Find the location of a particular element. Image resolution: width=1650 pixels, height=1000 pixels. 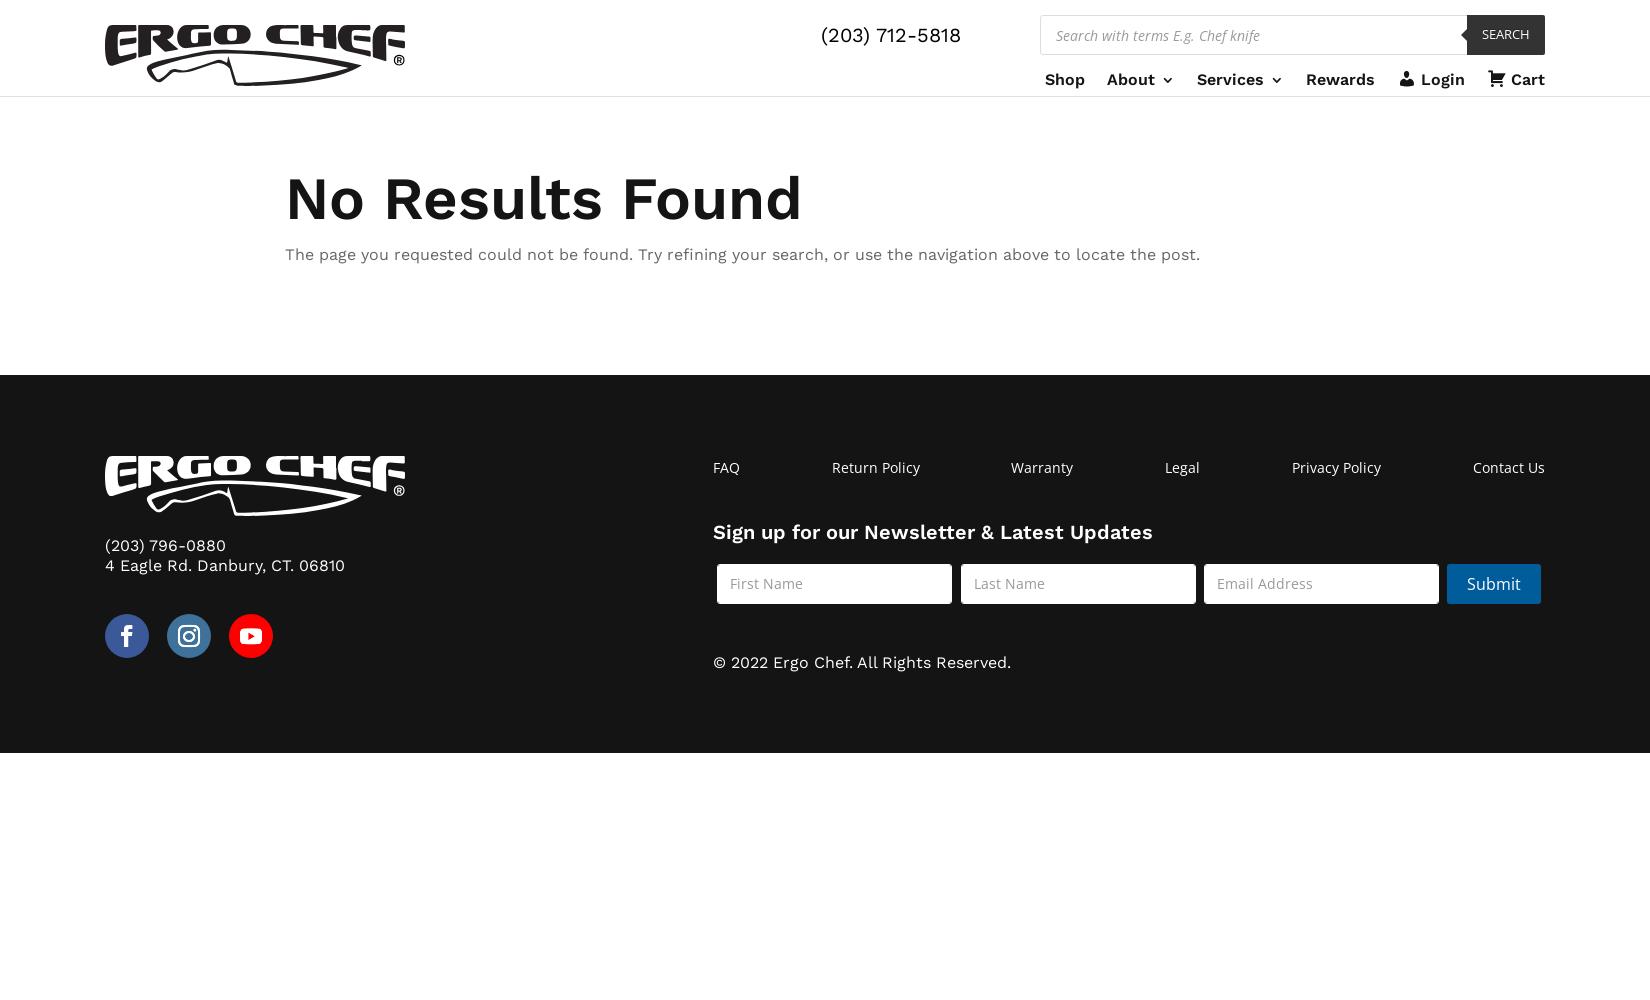

'Warranty' is located at coordinates (1010, 466).